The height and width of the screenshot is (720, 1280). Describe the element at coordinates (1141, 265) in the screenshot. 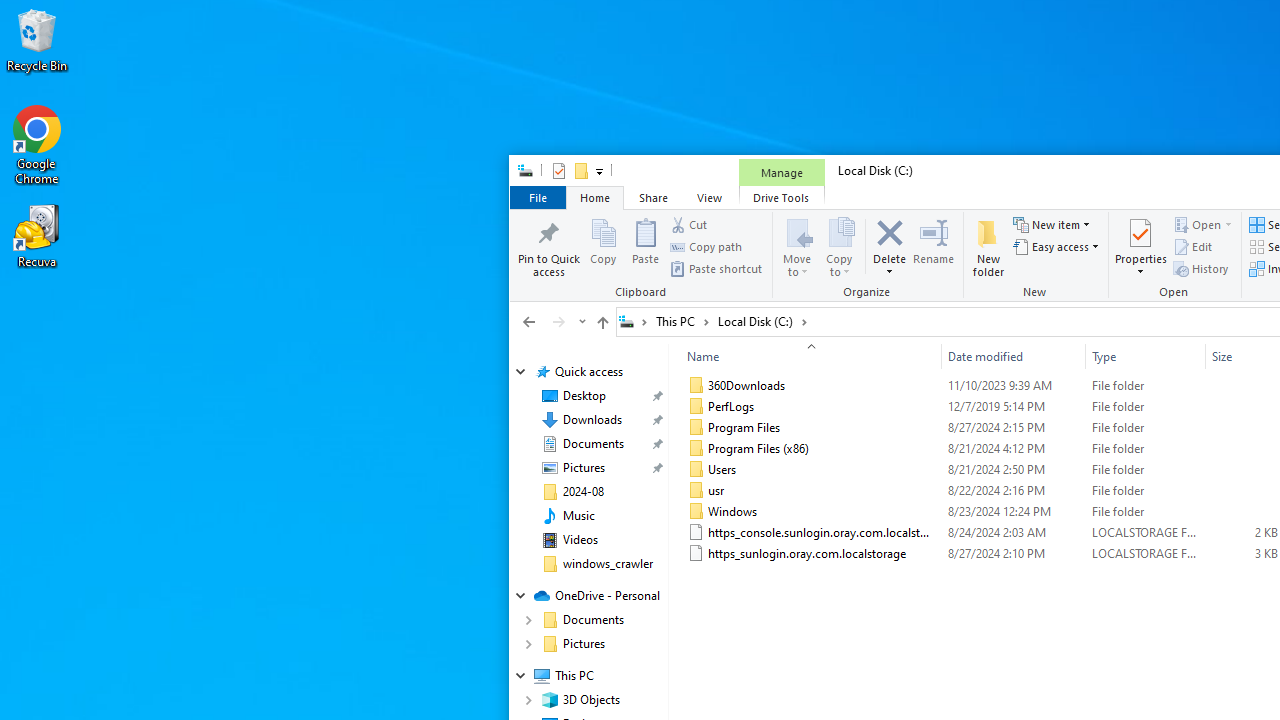

I see `'Properties'` at that location.